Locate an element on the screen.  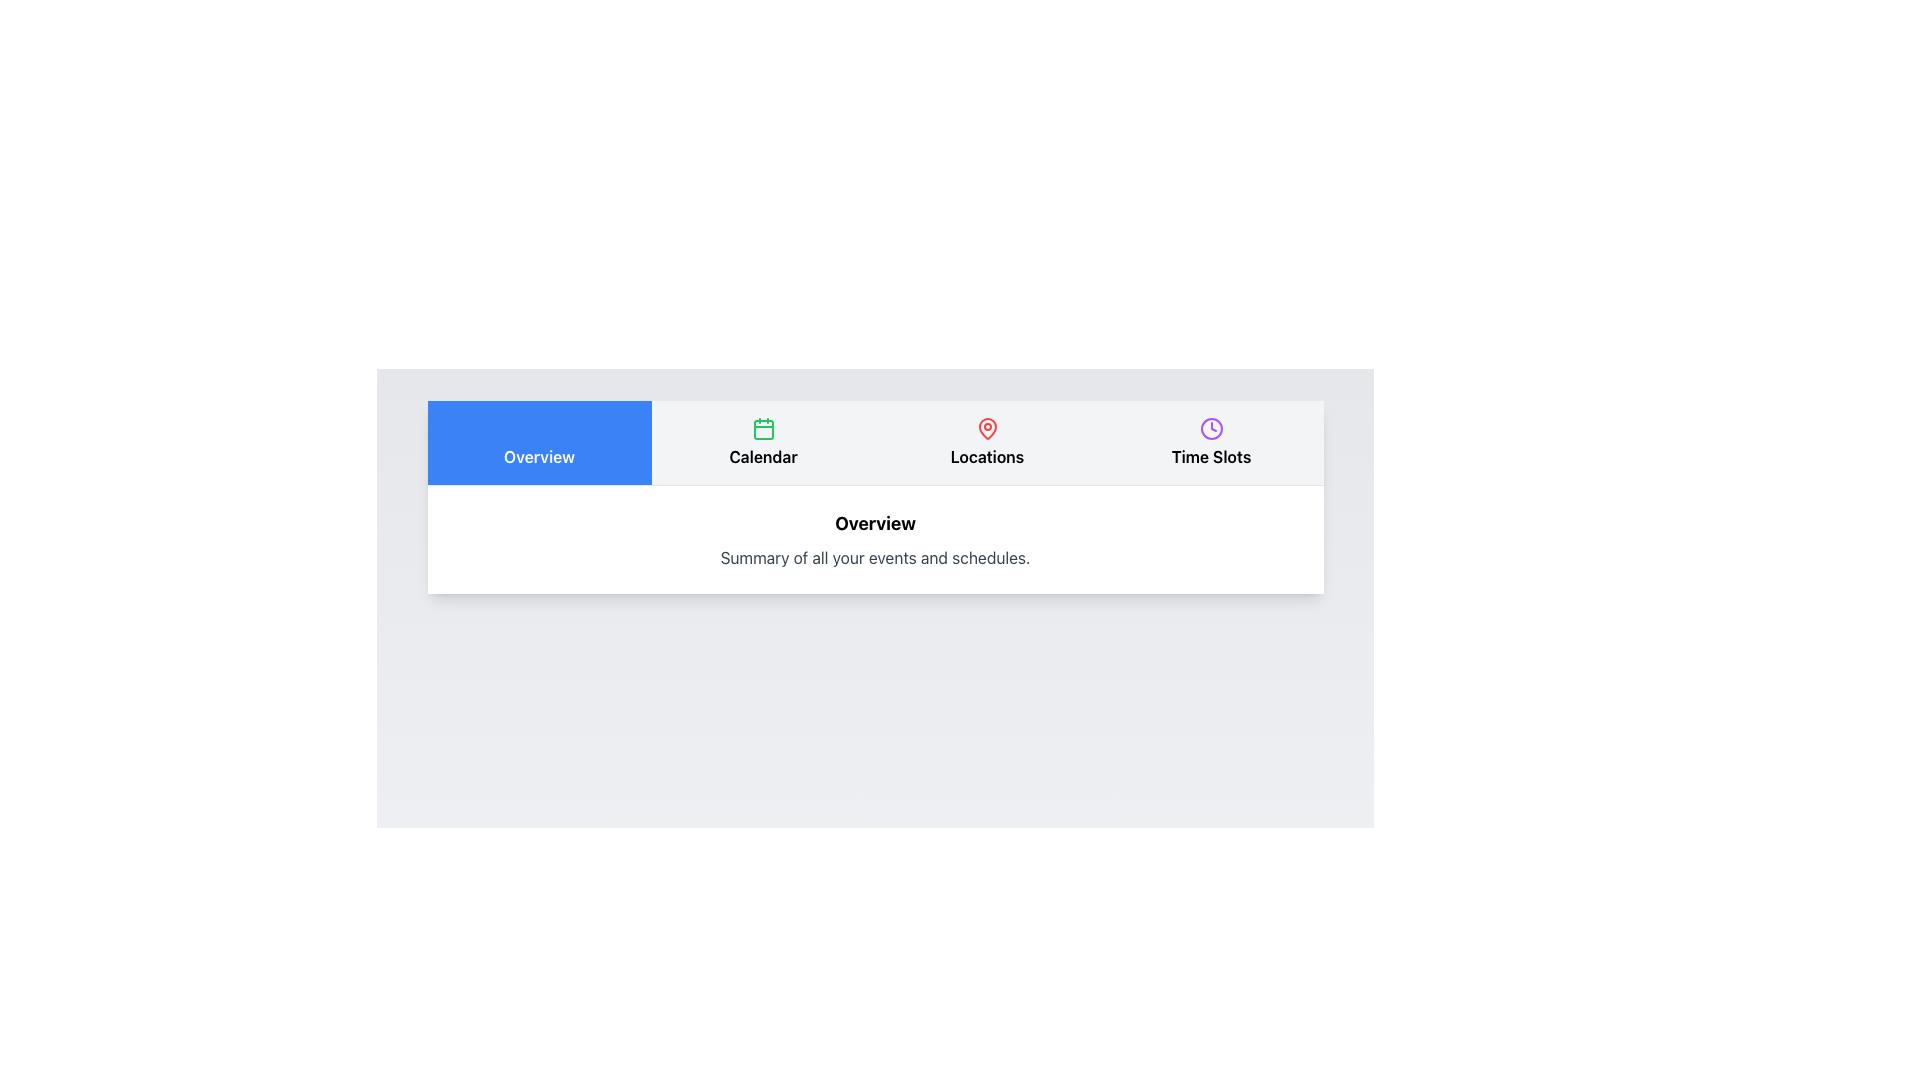
the third navigation tab that redirects to the 'Locations' section of the application is located at coordinates (987, 442).